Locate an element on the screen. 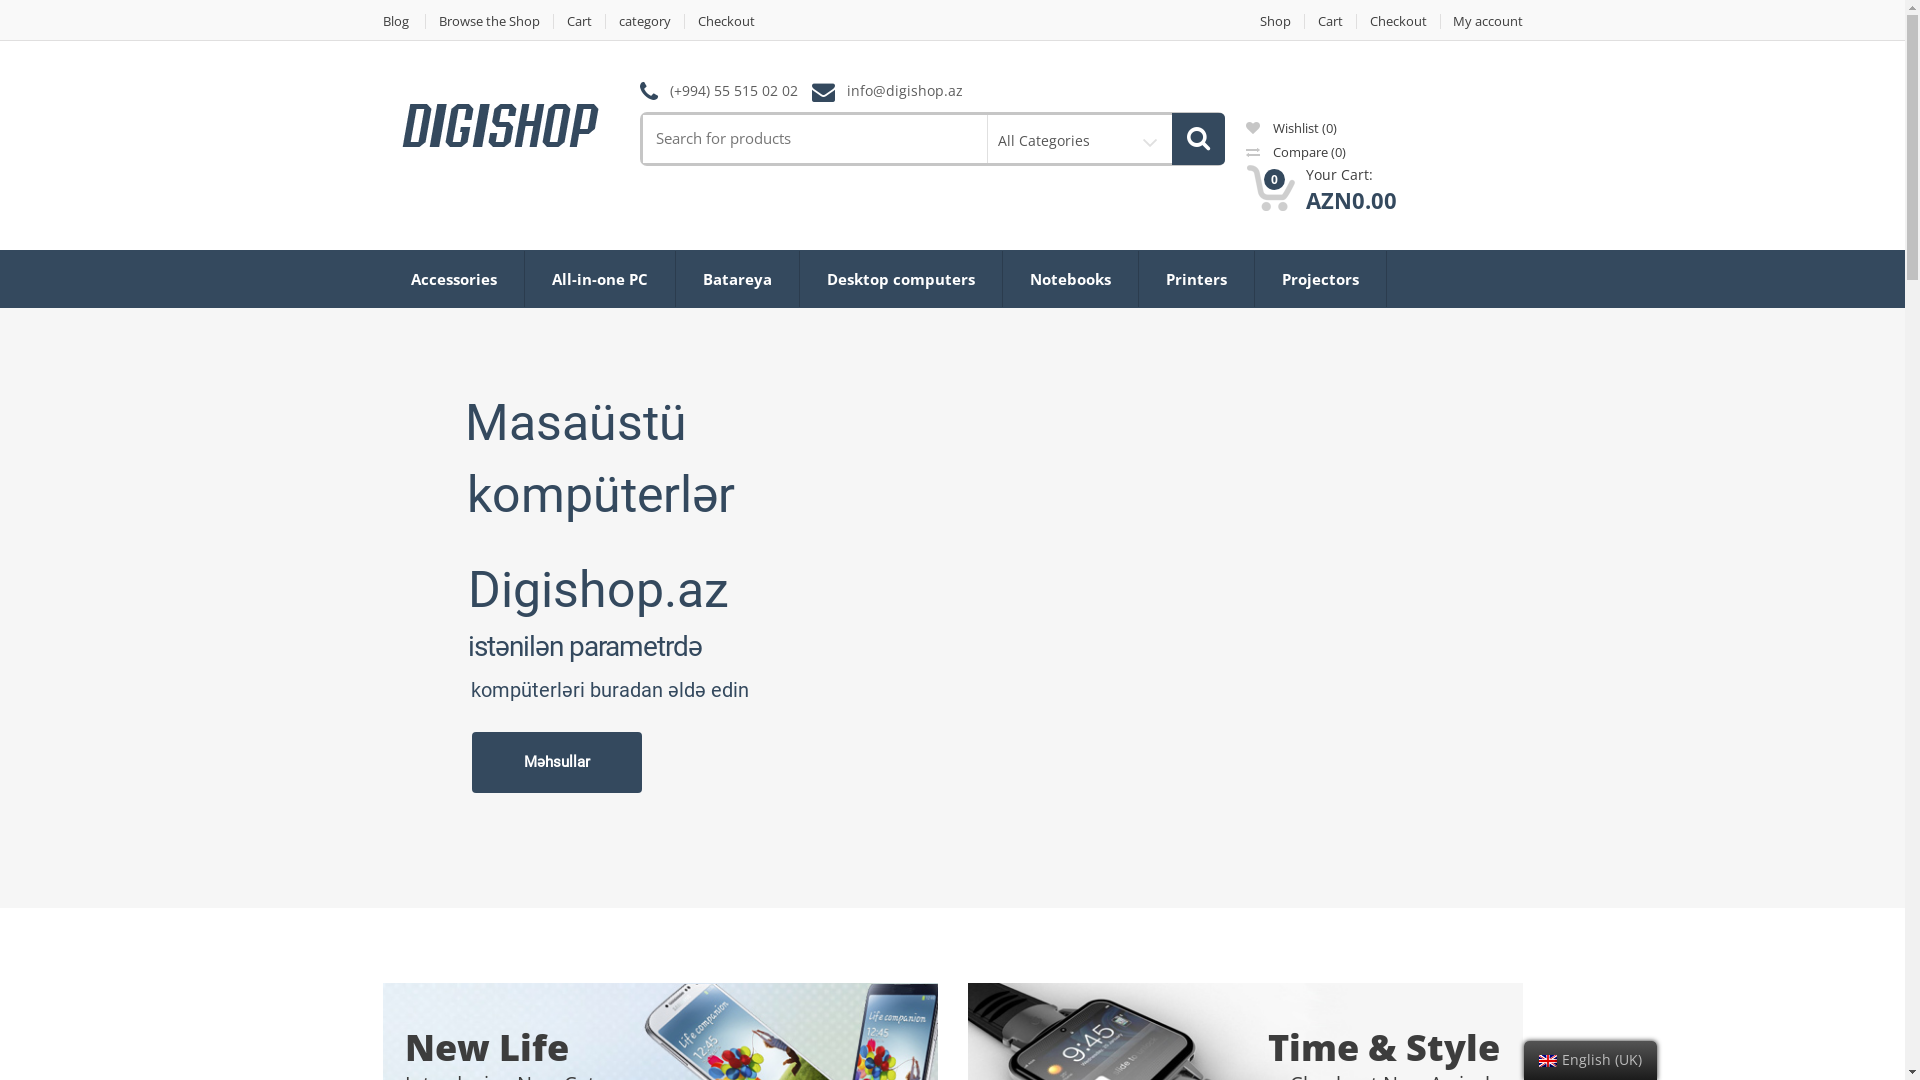 This screenshot has height=1080, width=1920. 'Cart' is located at coordinates (553, 21).